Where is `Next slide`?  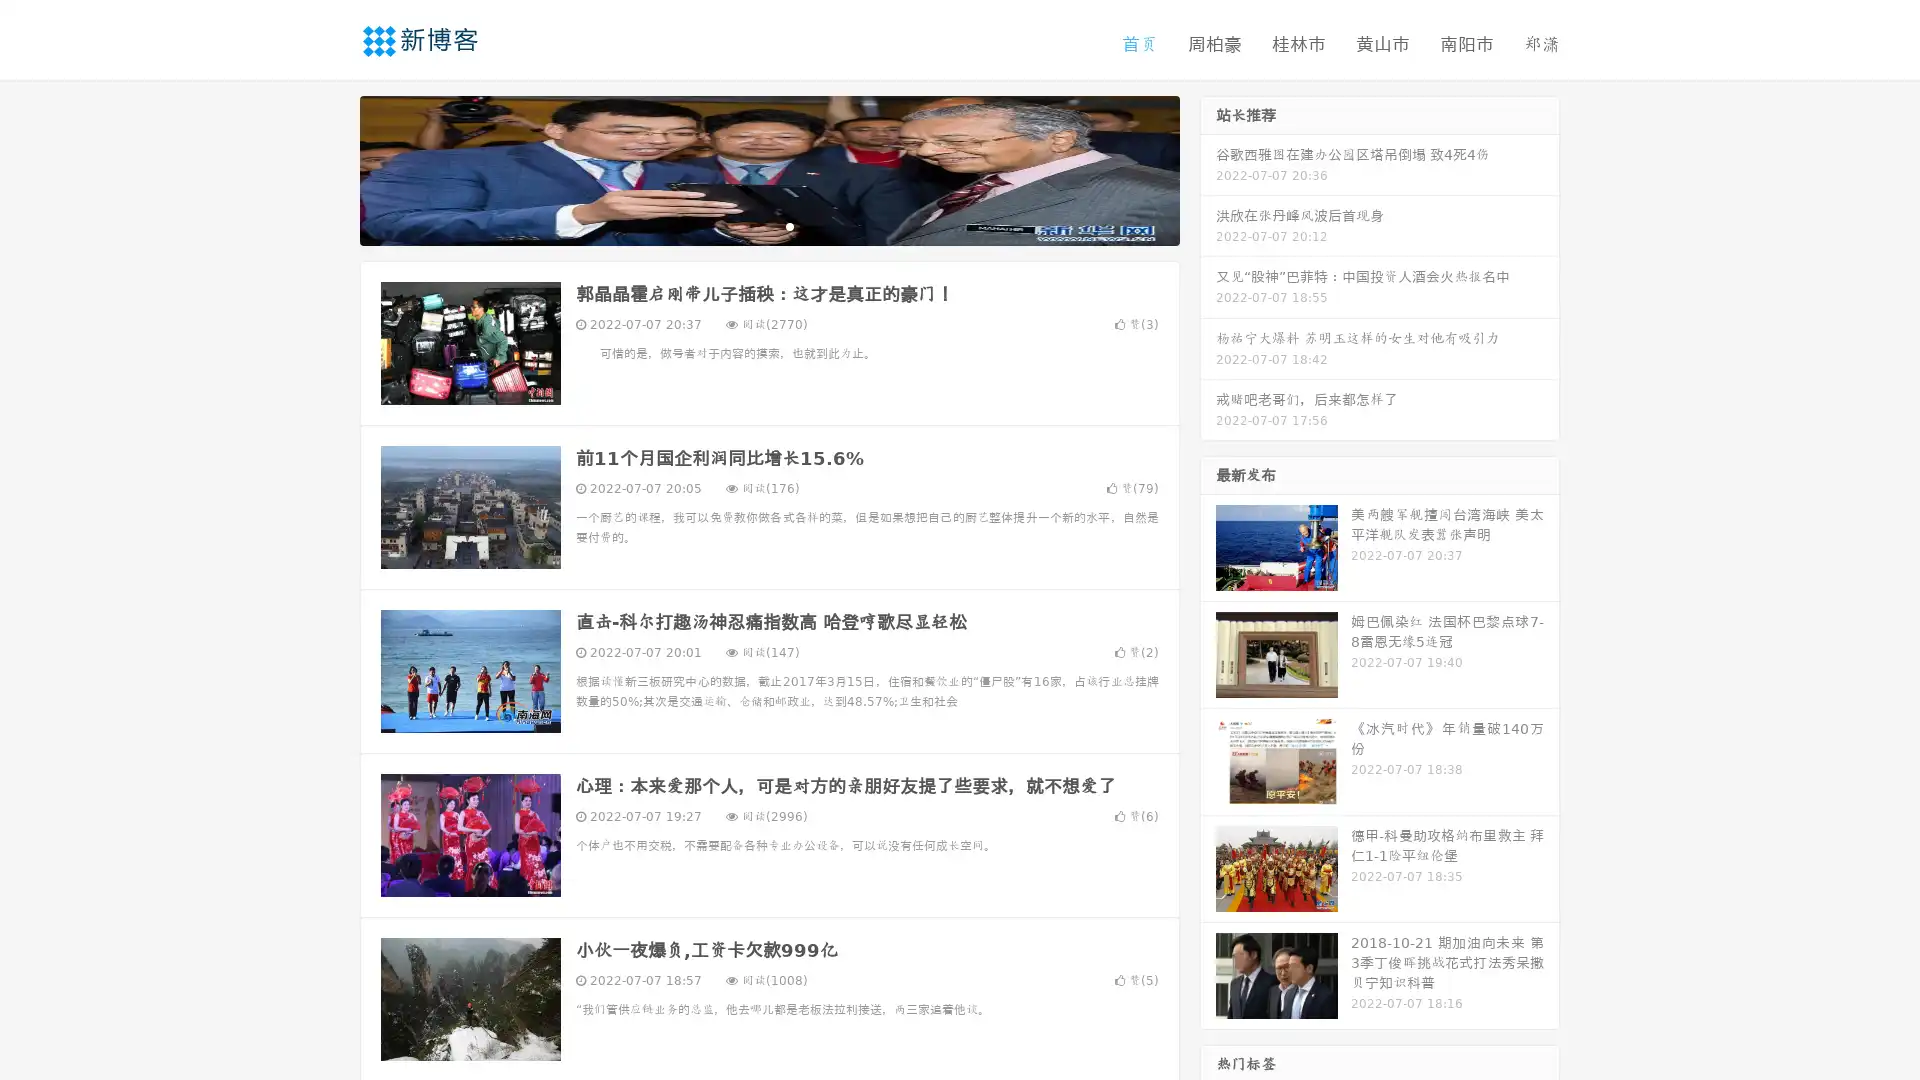 Next slide is located at coordinates (1208, 168).